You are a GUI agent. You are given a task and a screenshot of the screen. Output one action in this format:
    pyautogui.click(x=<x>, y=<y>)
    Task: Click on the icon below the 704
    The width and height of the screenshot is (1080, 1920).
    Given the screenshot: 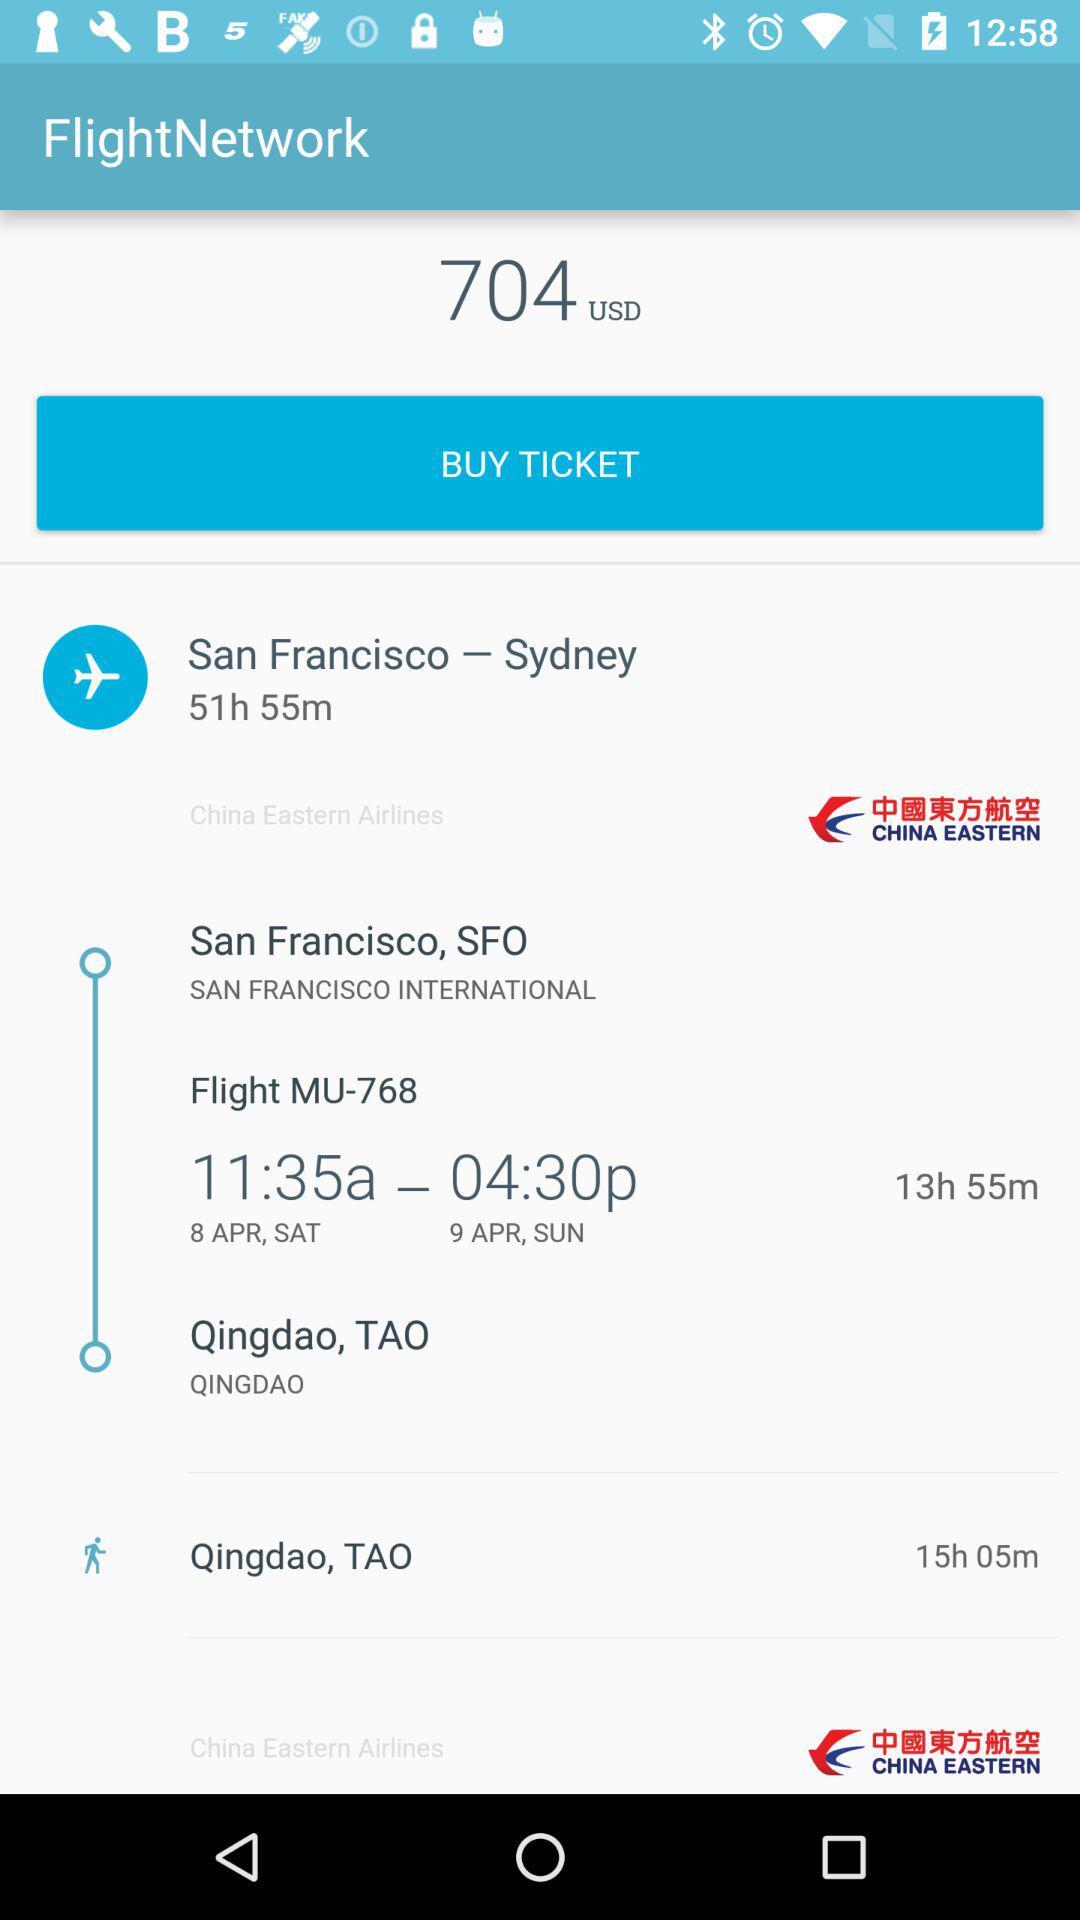 What is the action you would take?
    pyautogui.click(x=540, y=462)
    